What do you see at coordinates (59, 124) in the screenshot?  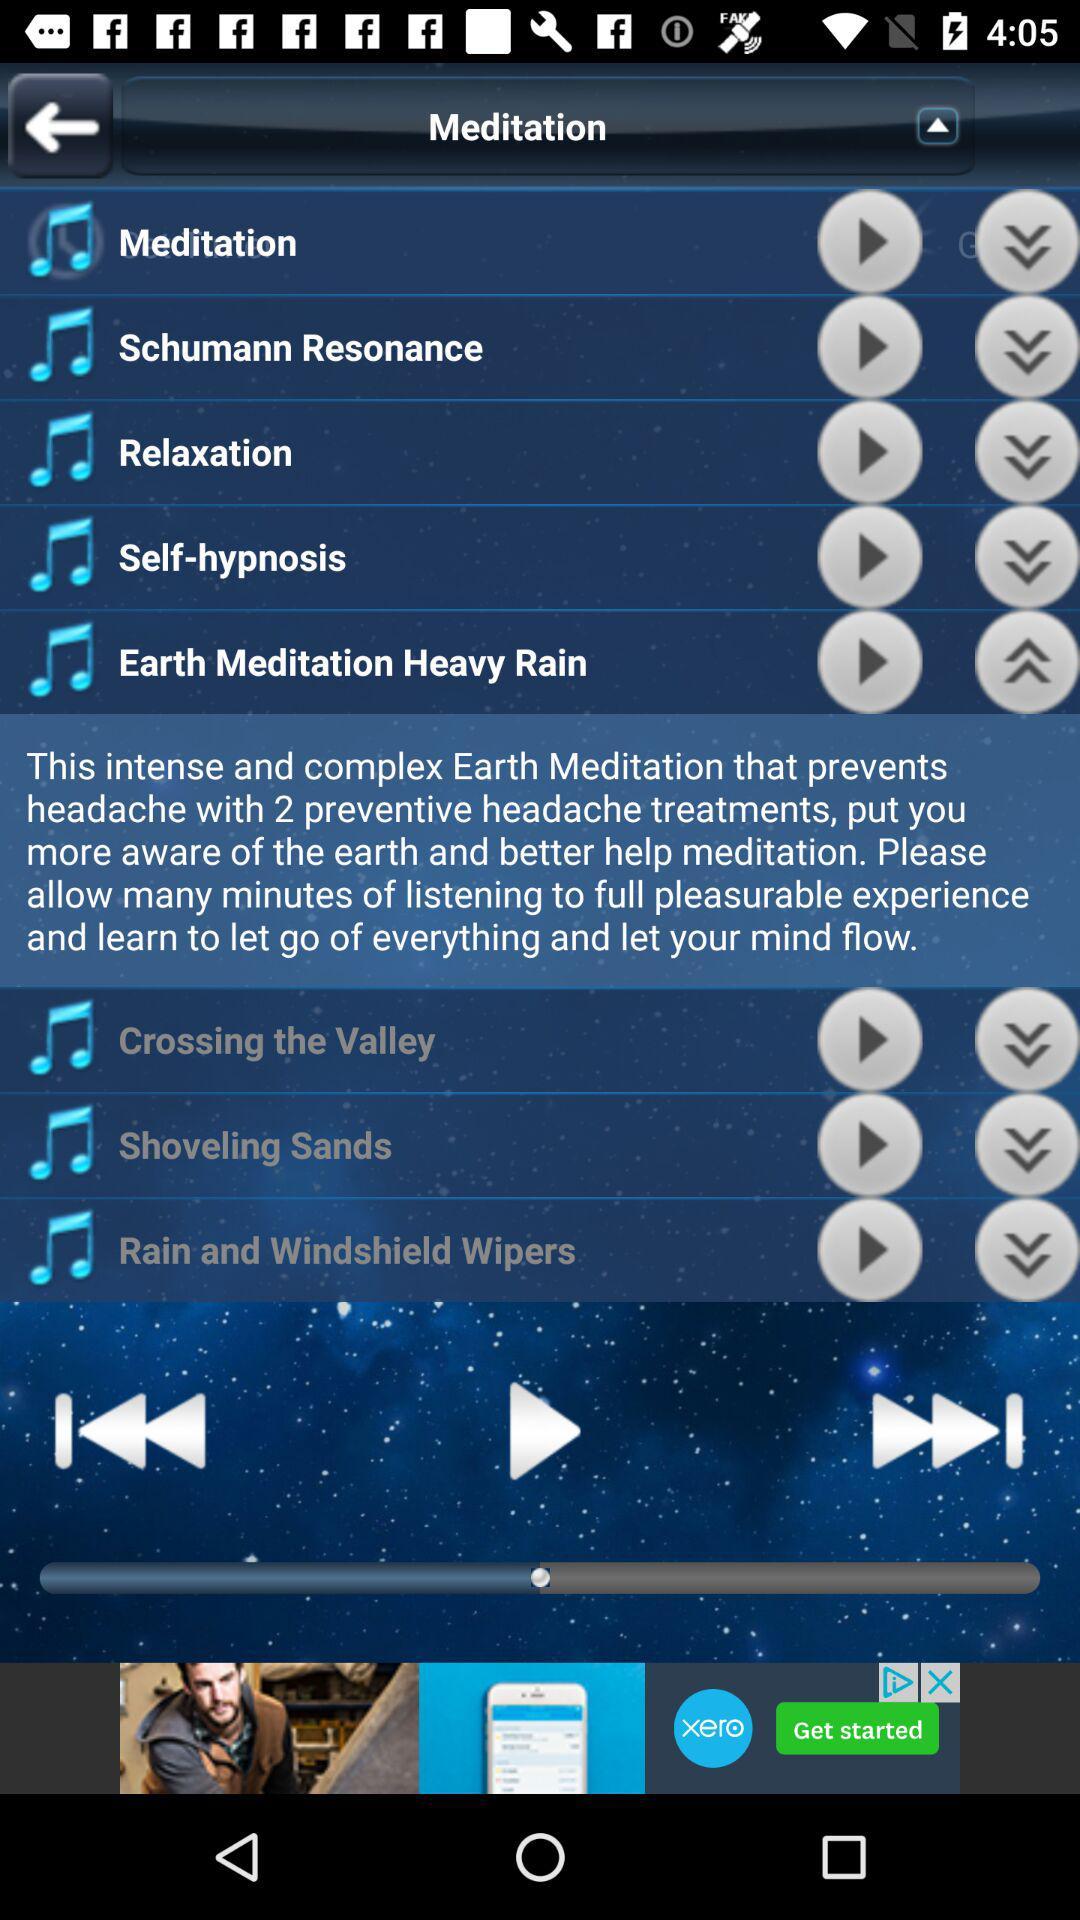 I see `the arrow_backward icon` at bounding box center [59, 124].